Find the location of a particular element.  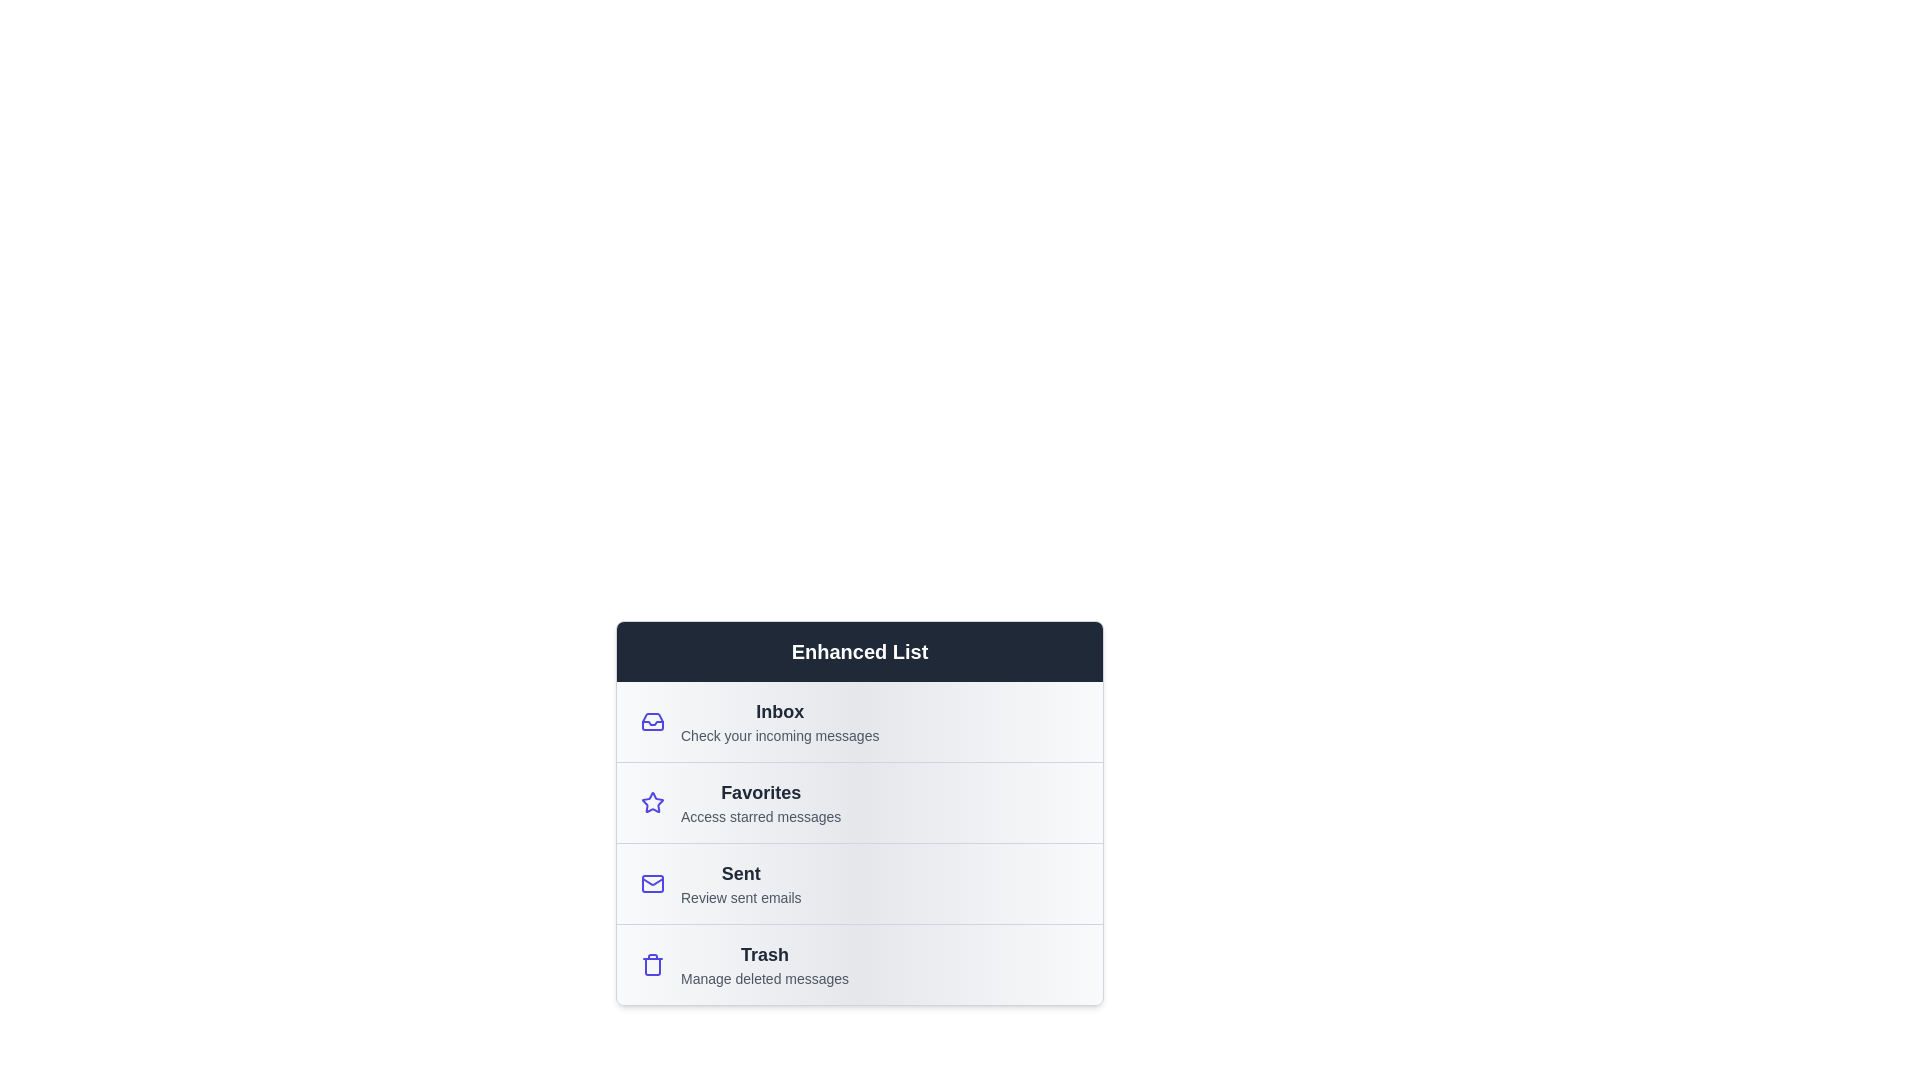

the 'Favorites' interactive list item, which is the second item in a vertical menu list is located at coordinates (859, 801).